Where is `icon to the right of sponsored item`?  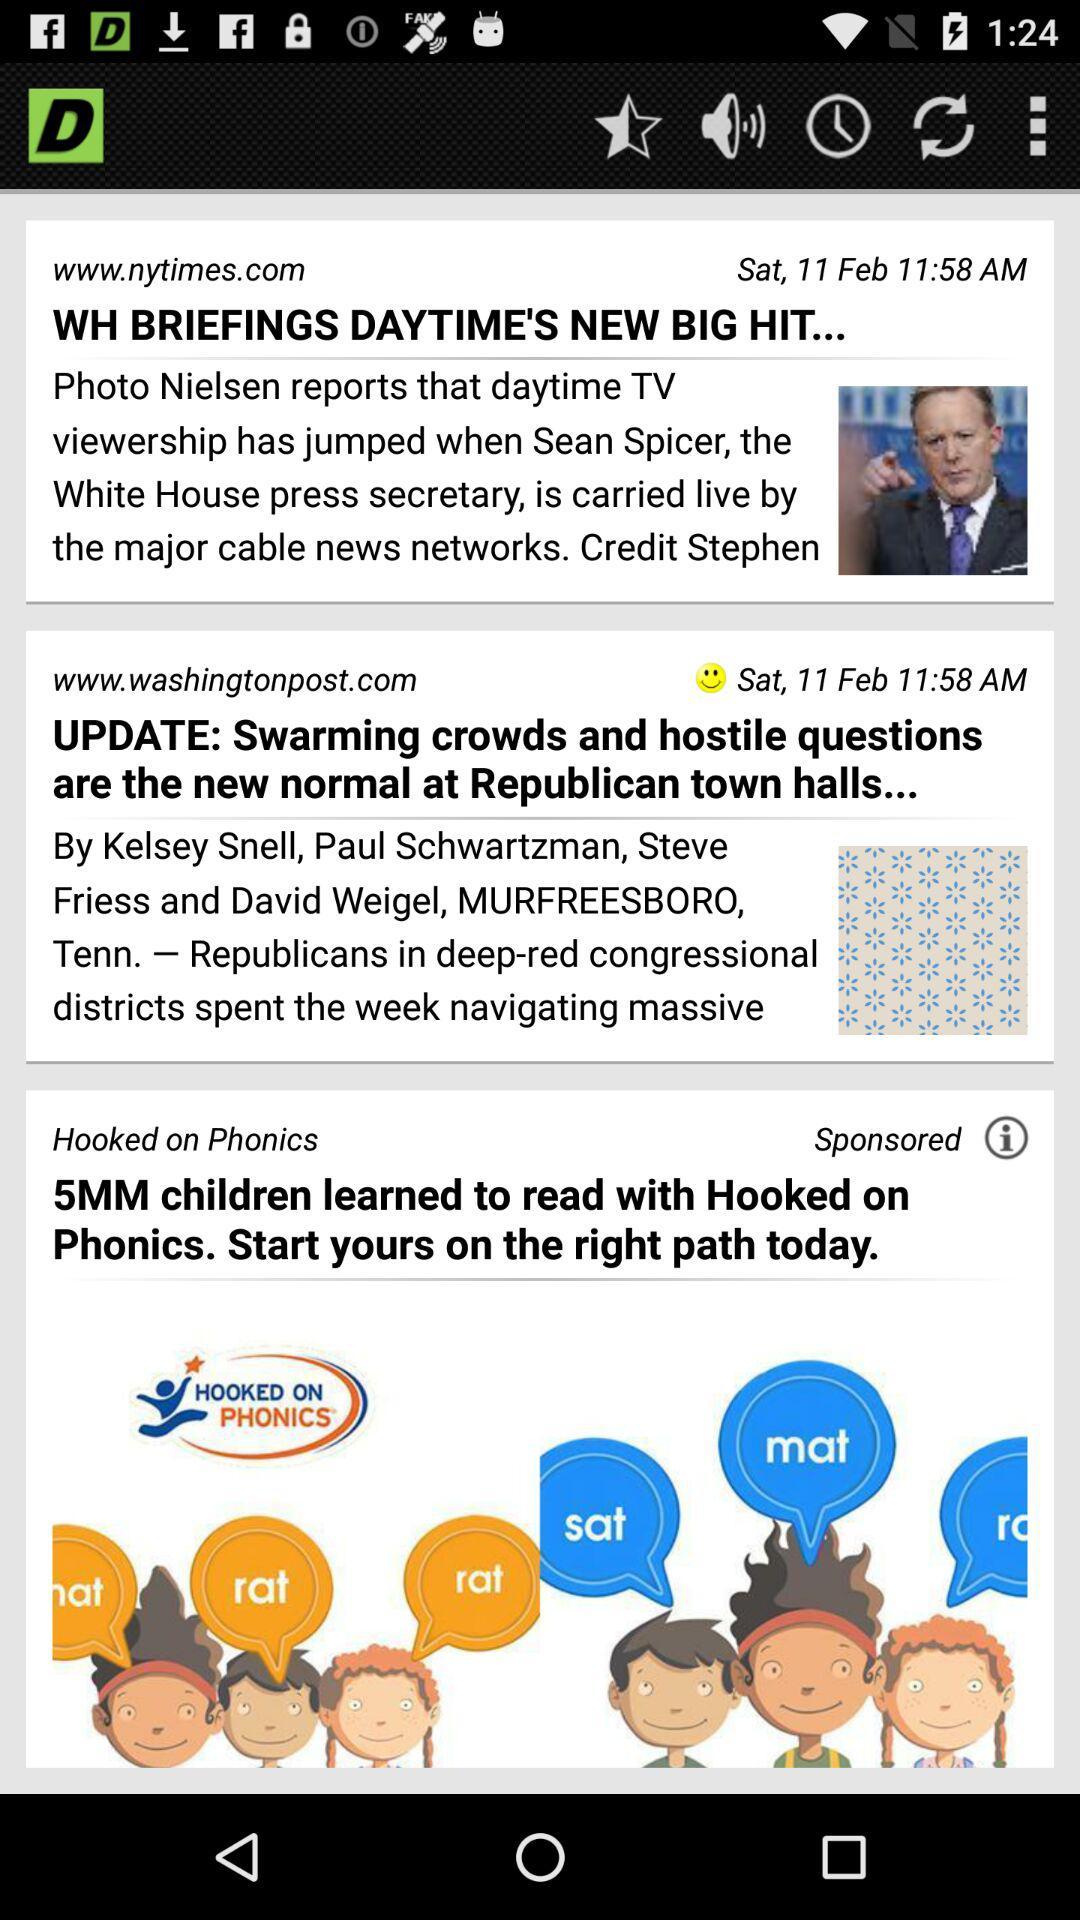 icon to the right of sponsored item is located at coordinates (1006, 1137).